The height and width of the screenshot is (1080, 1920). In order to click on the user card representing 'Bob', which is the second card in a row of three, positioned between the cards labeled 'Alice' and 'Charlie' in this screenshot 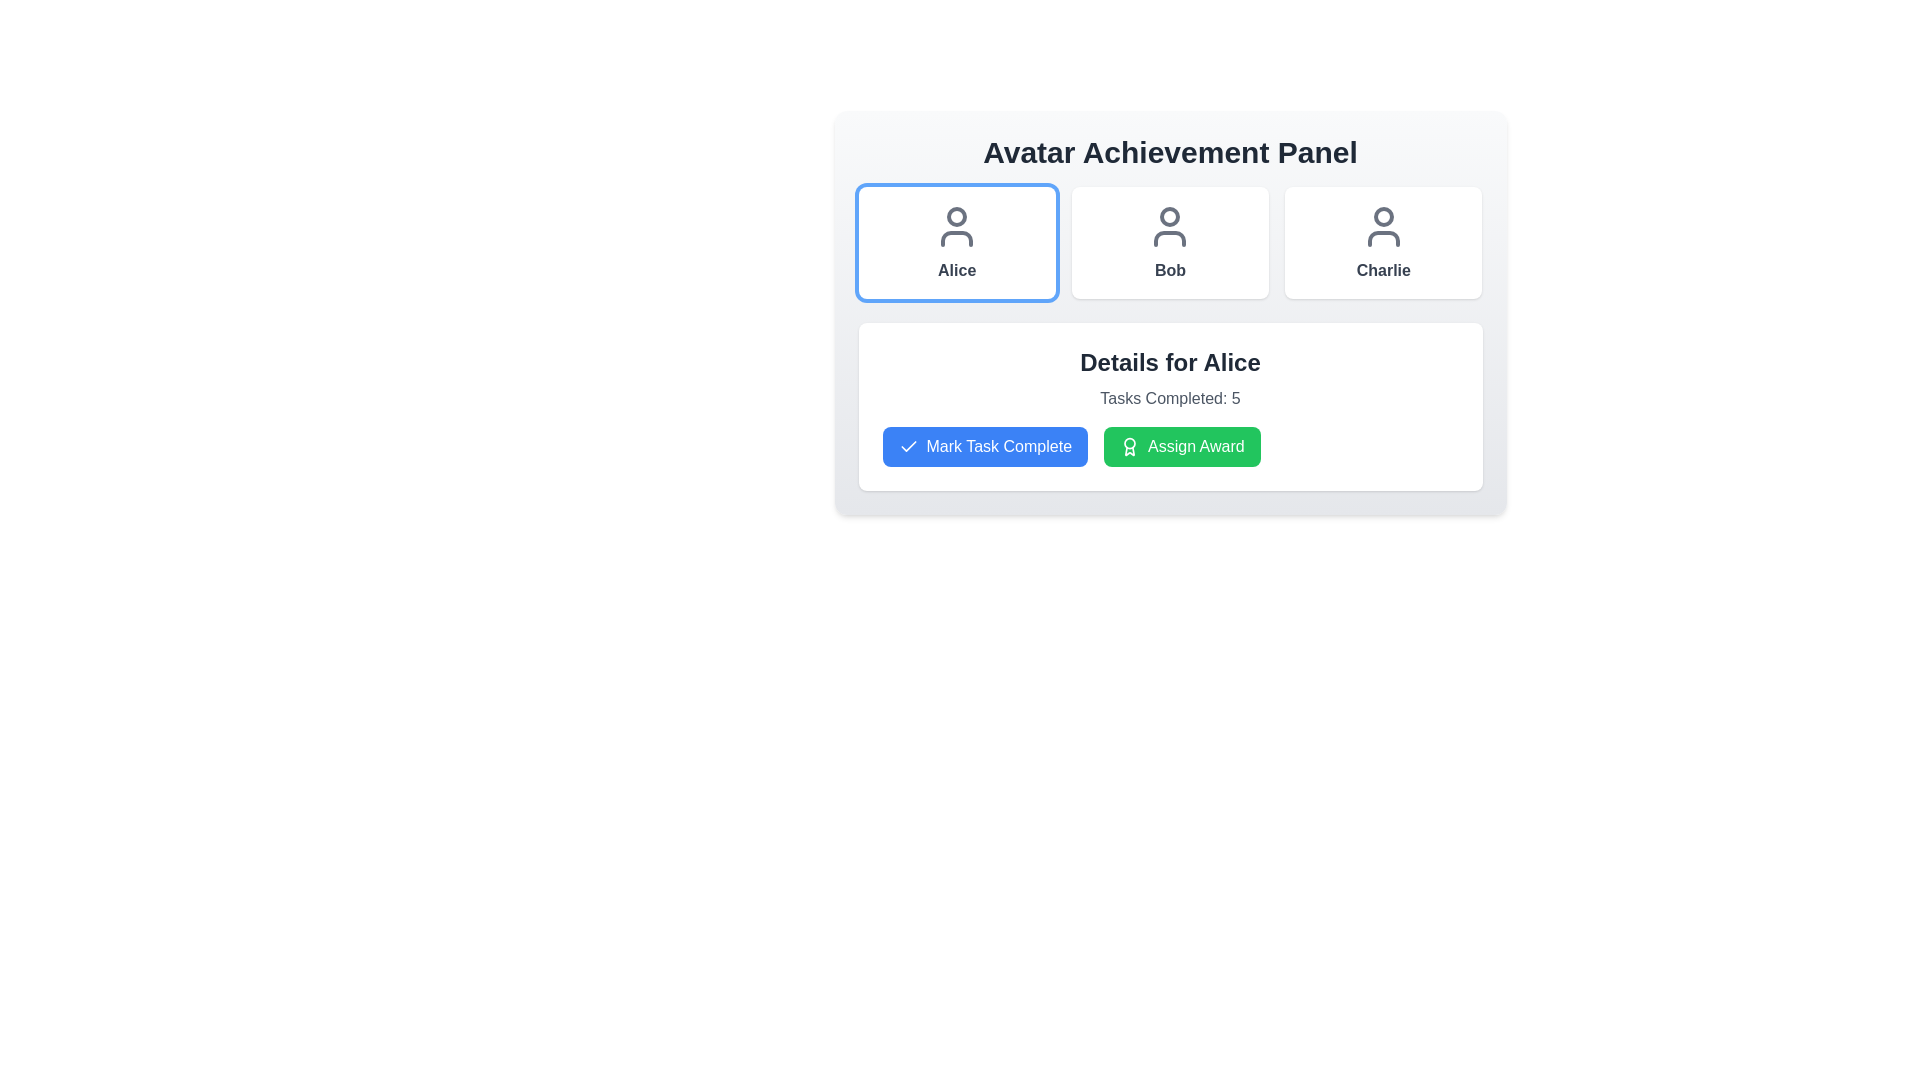, I will do `click(1170, 242)`.